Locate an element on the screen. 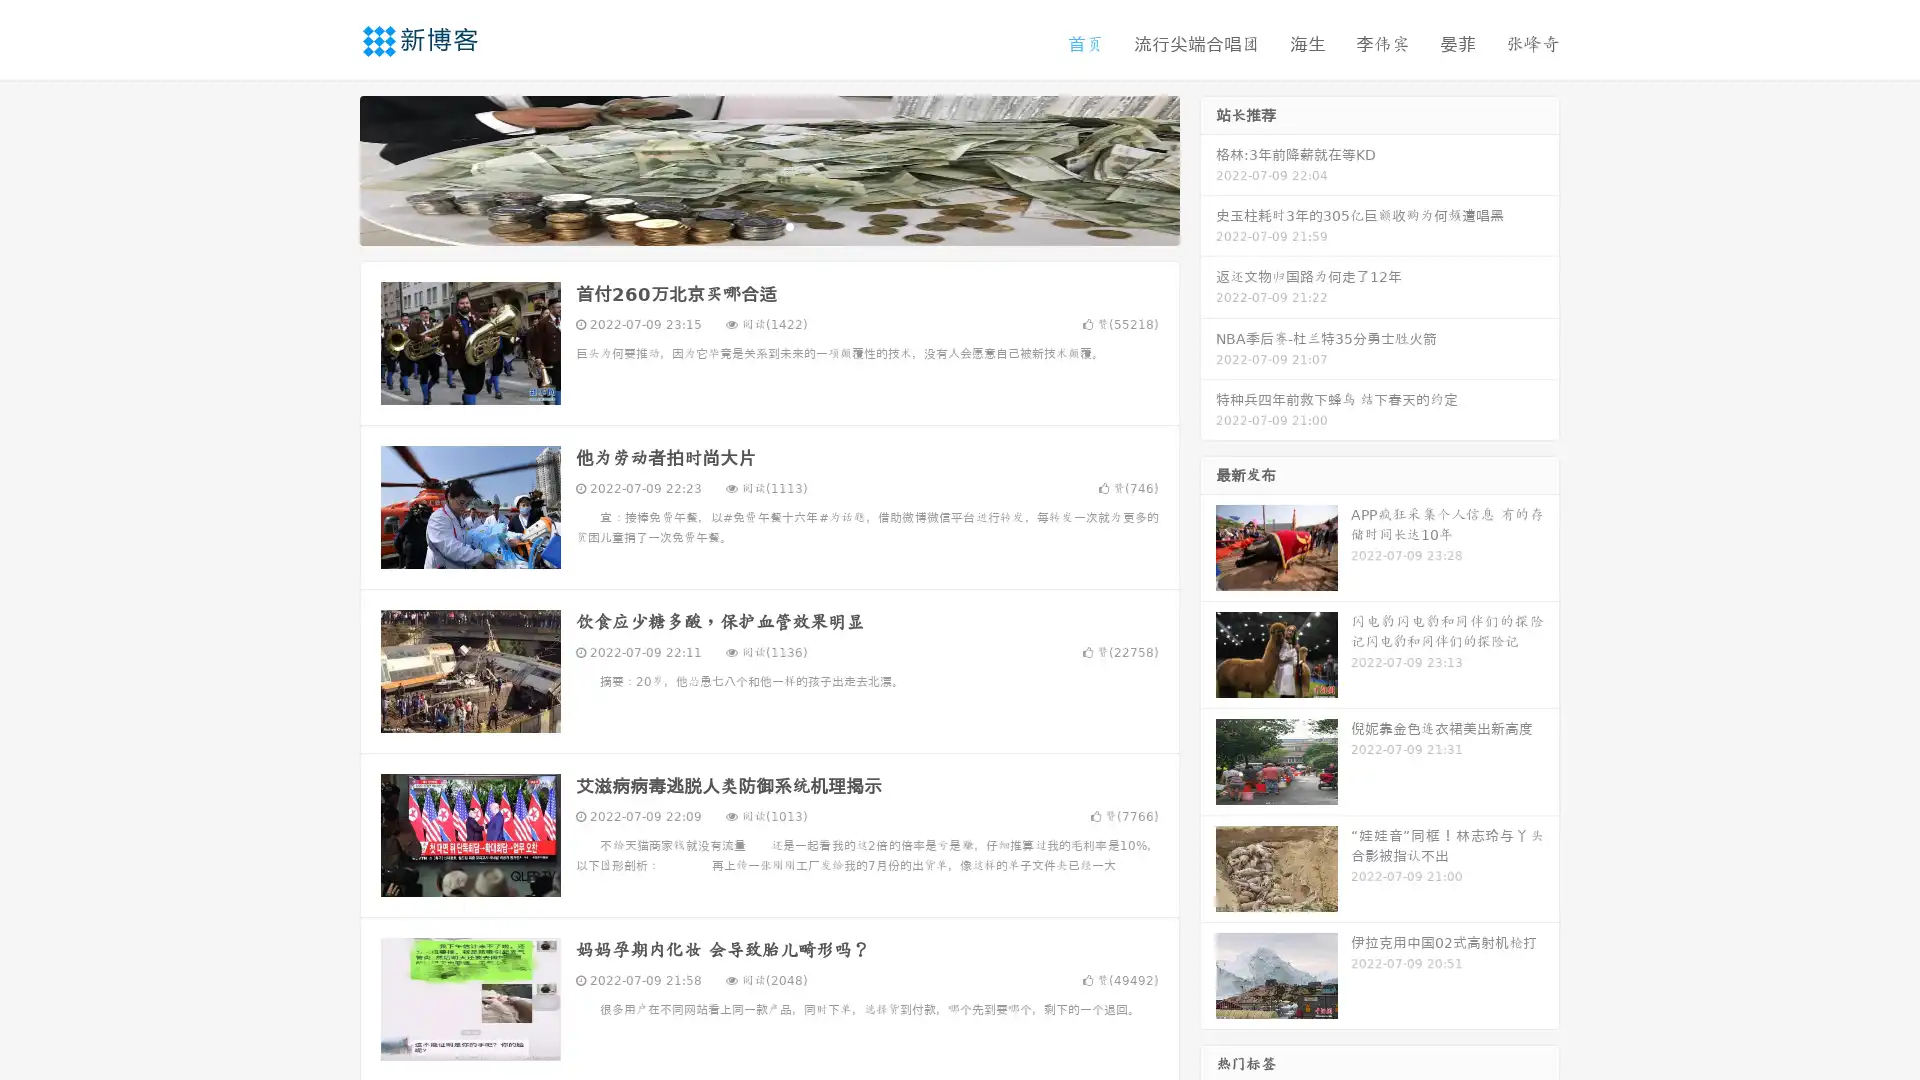  Previous slide is located at coordinates (330, 168).